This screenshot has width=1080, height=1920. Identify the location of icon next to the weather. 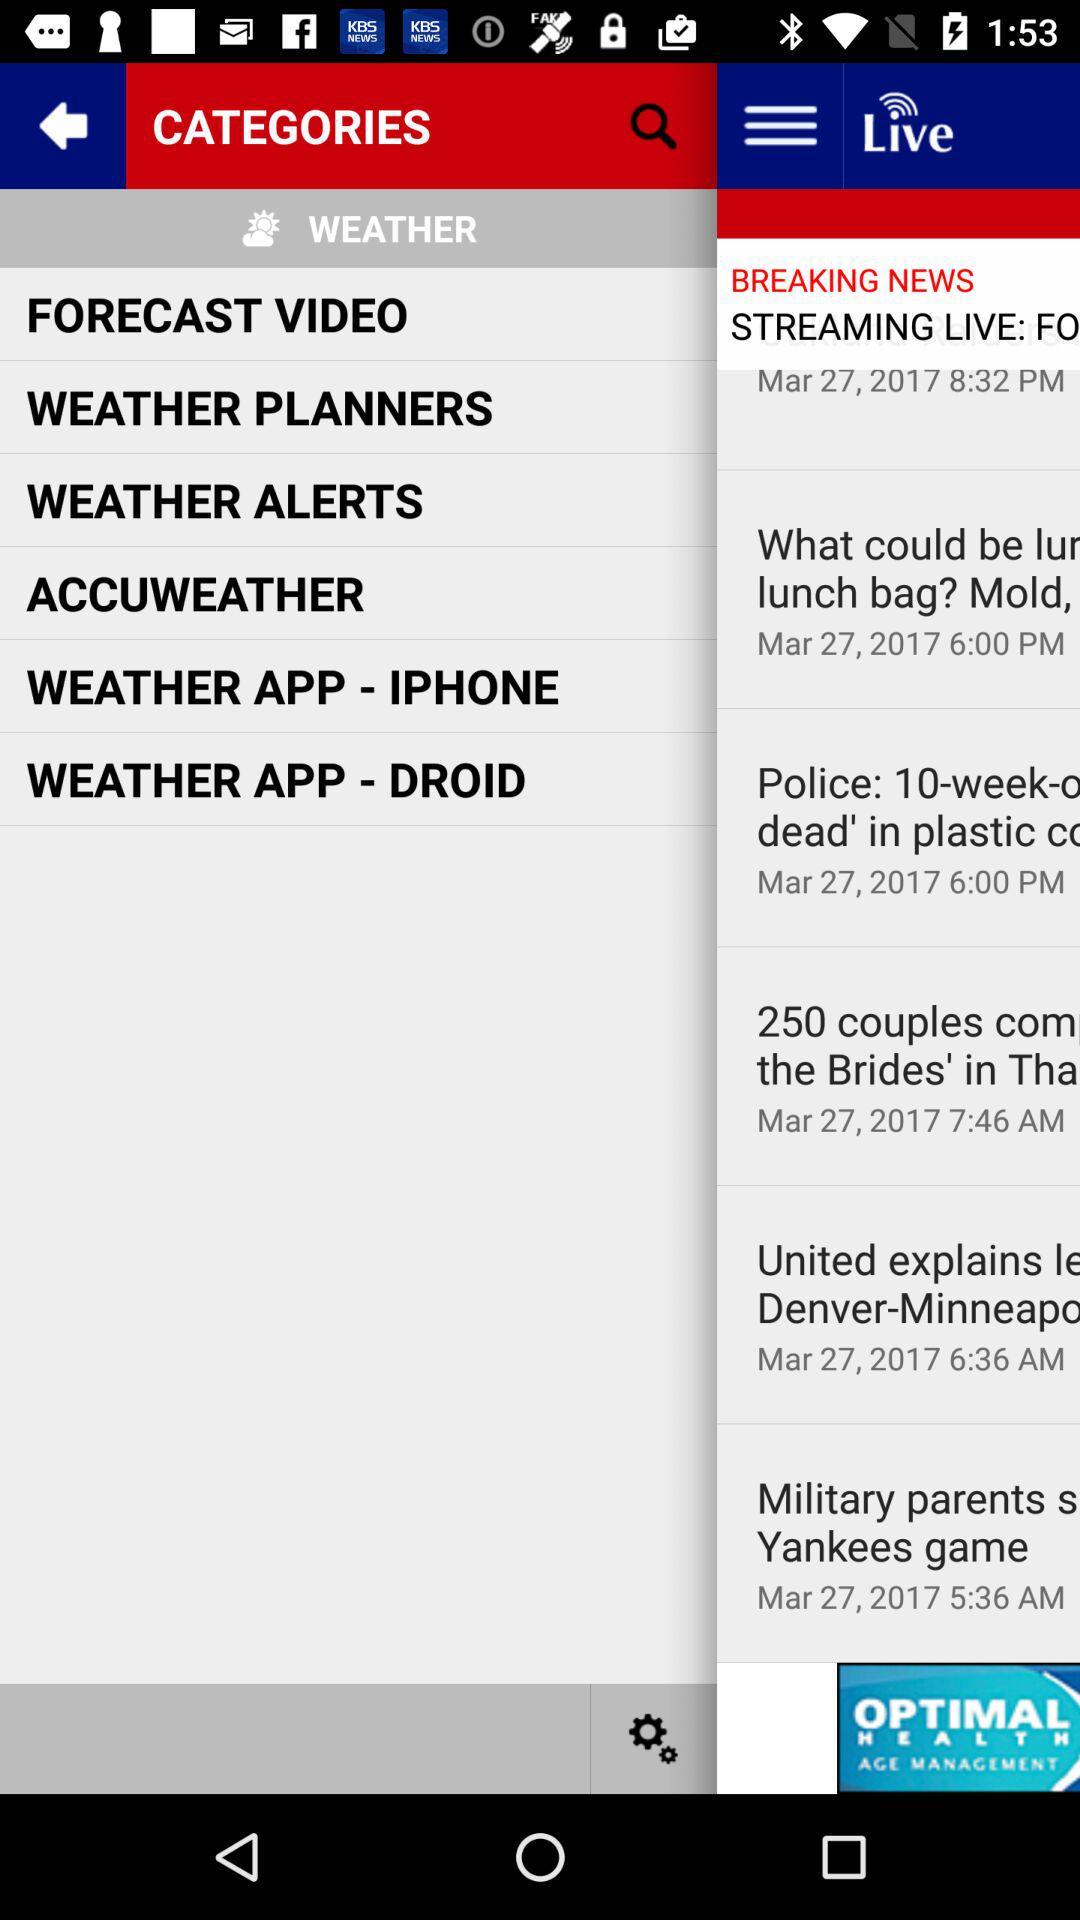
(654, 124).